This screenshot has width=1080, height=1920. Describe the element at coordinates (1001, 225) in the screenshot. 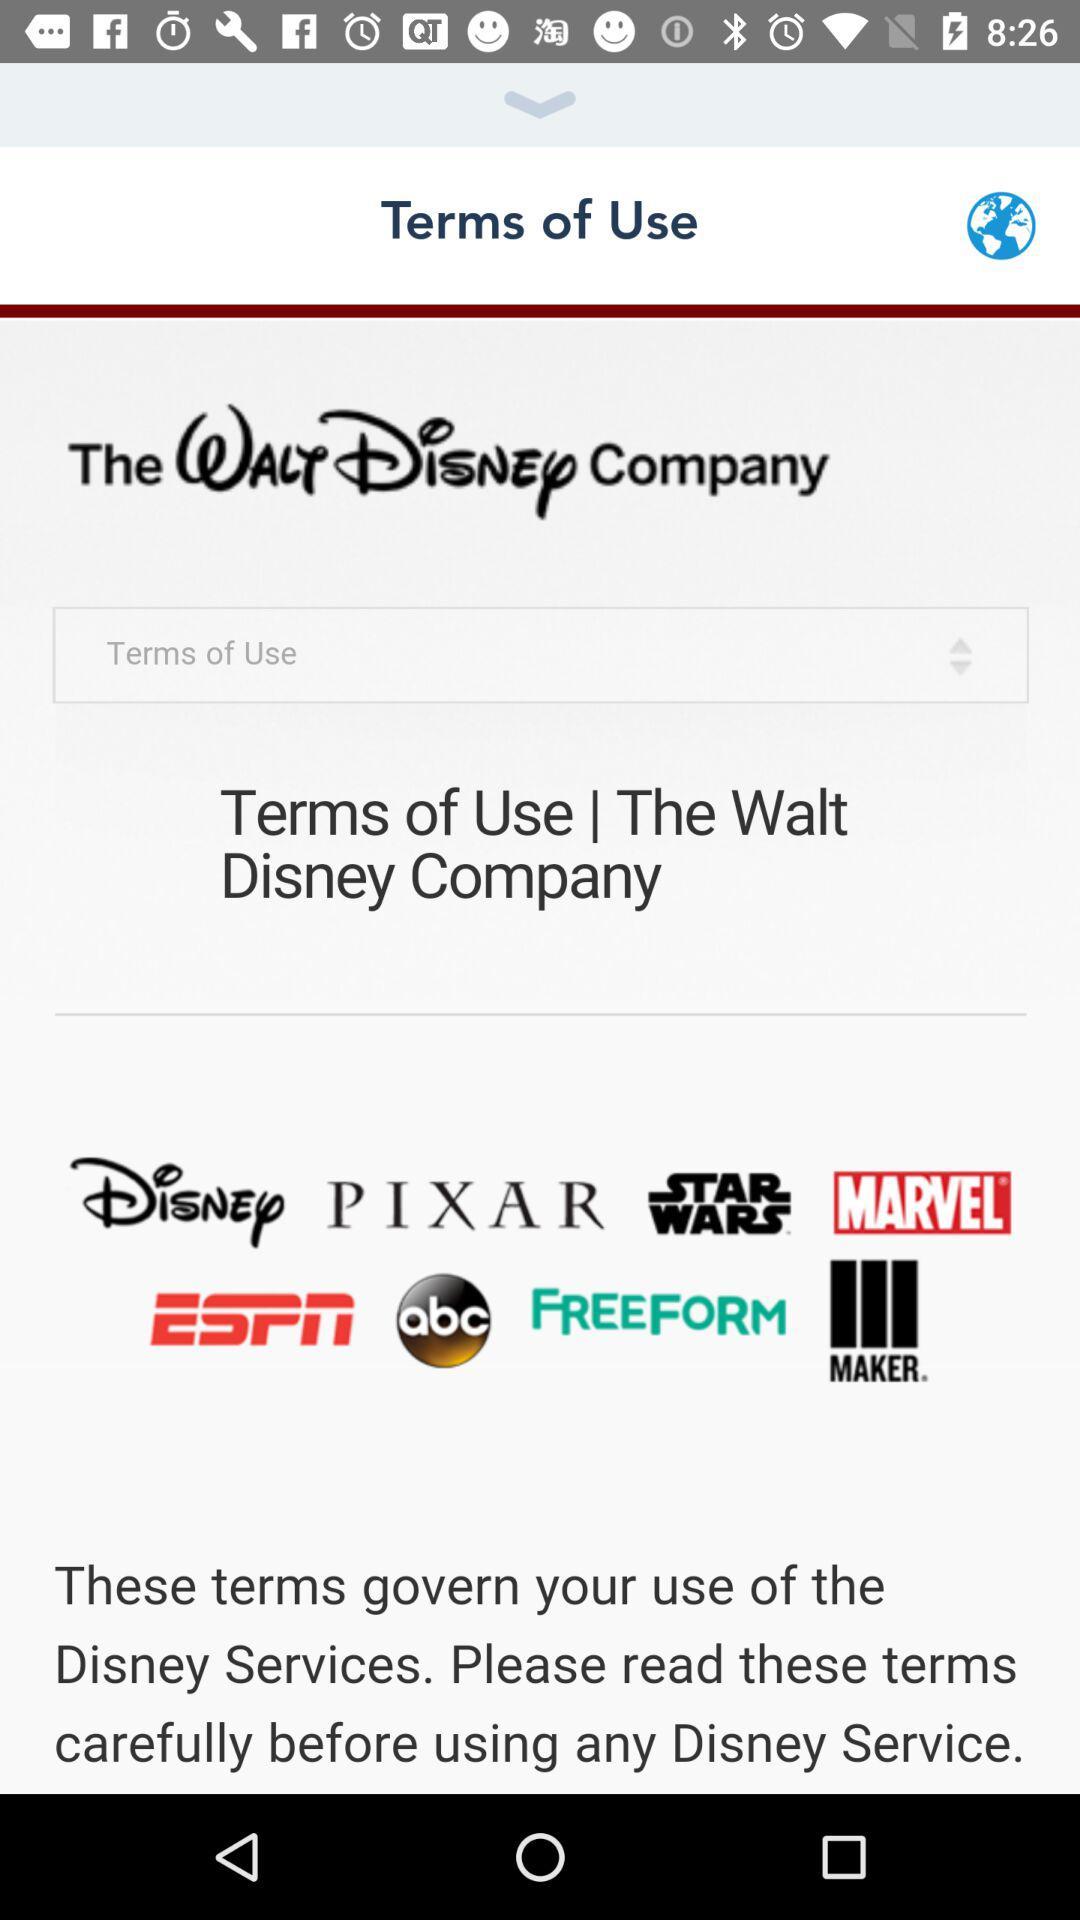

I see `the globe icon` at that location.